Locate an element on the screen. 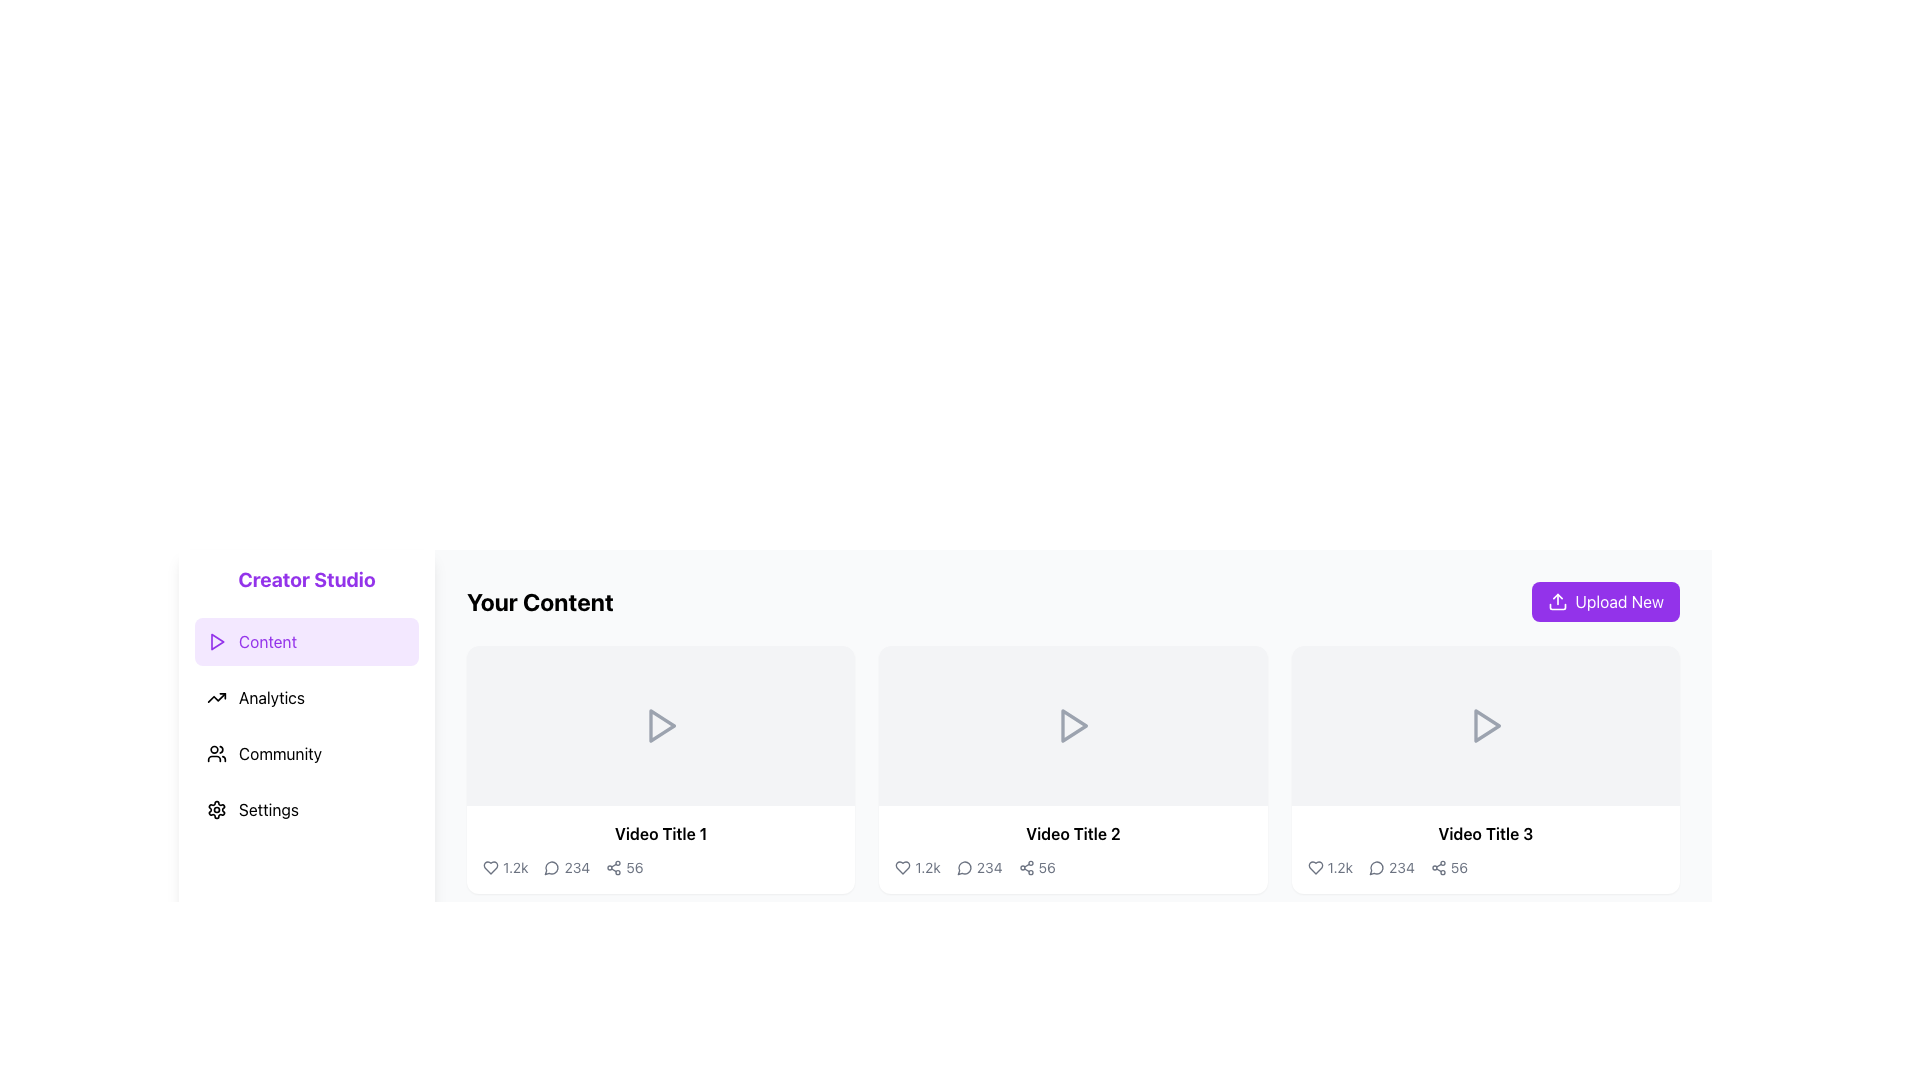 The image size is (1920, 1080). the Card component with the play symbol and 'Video Title 2' text is located at coordinates (1072, 769).